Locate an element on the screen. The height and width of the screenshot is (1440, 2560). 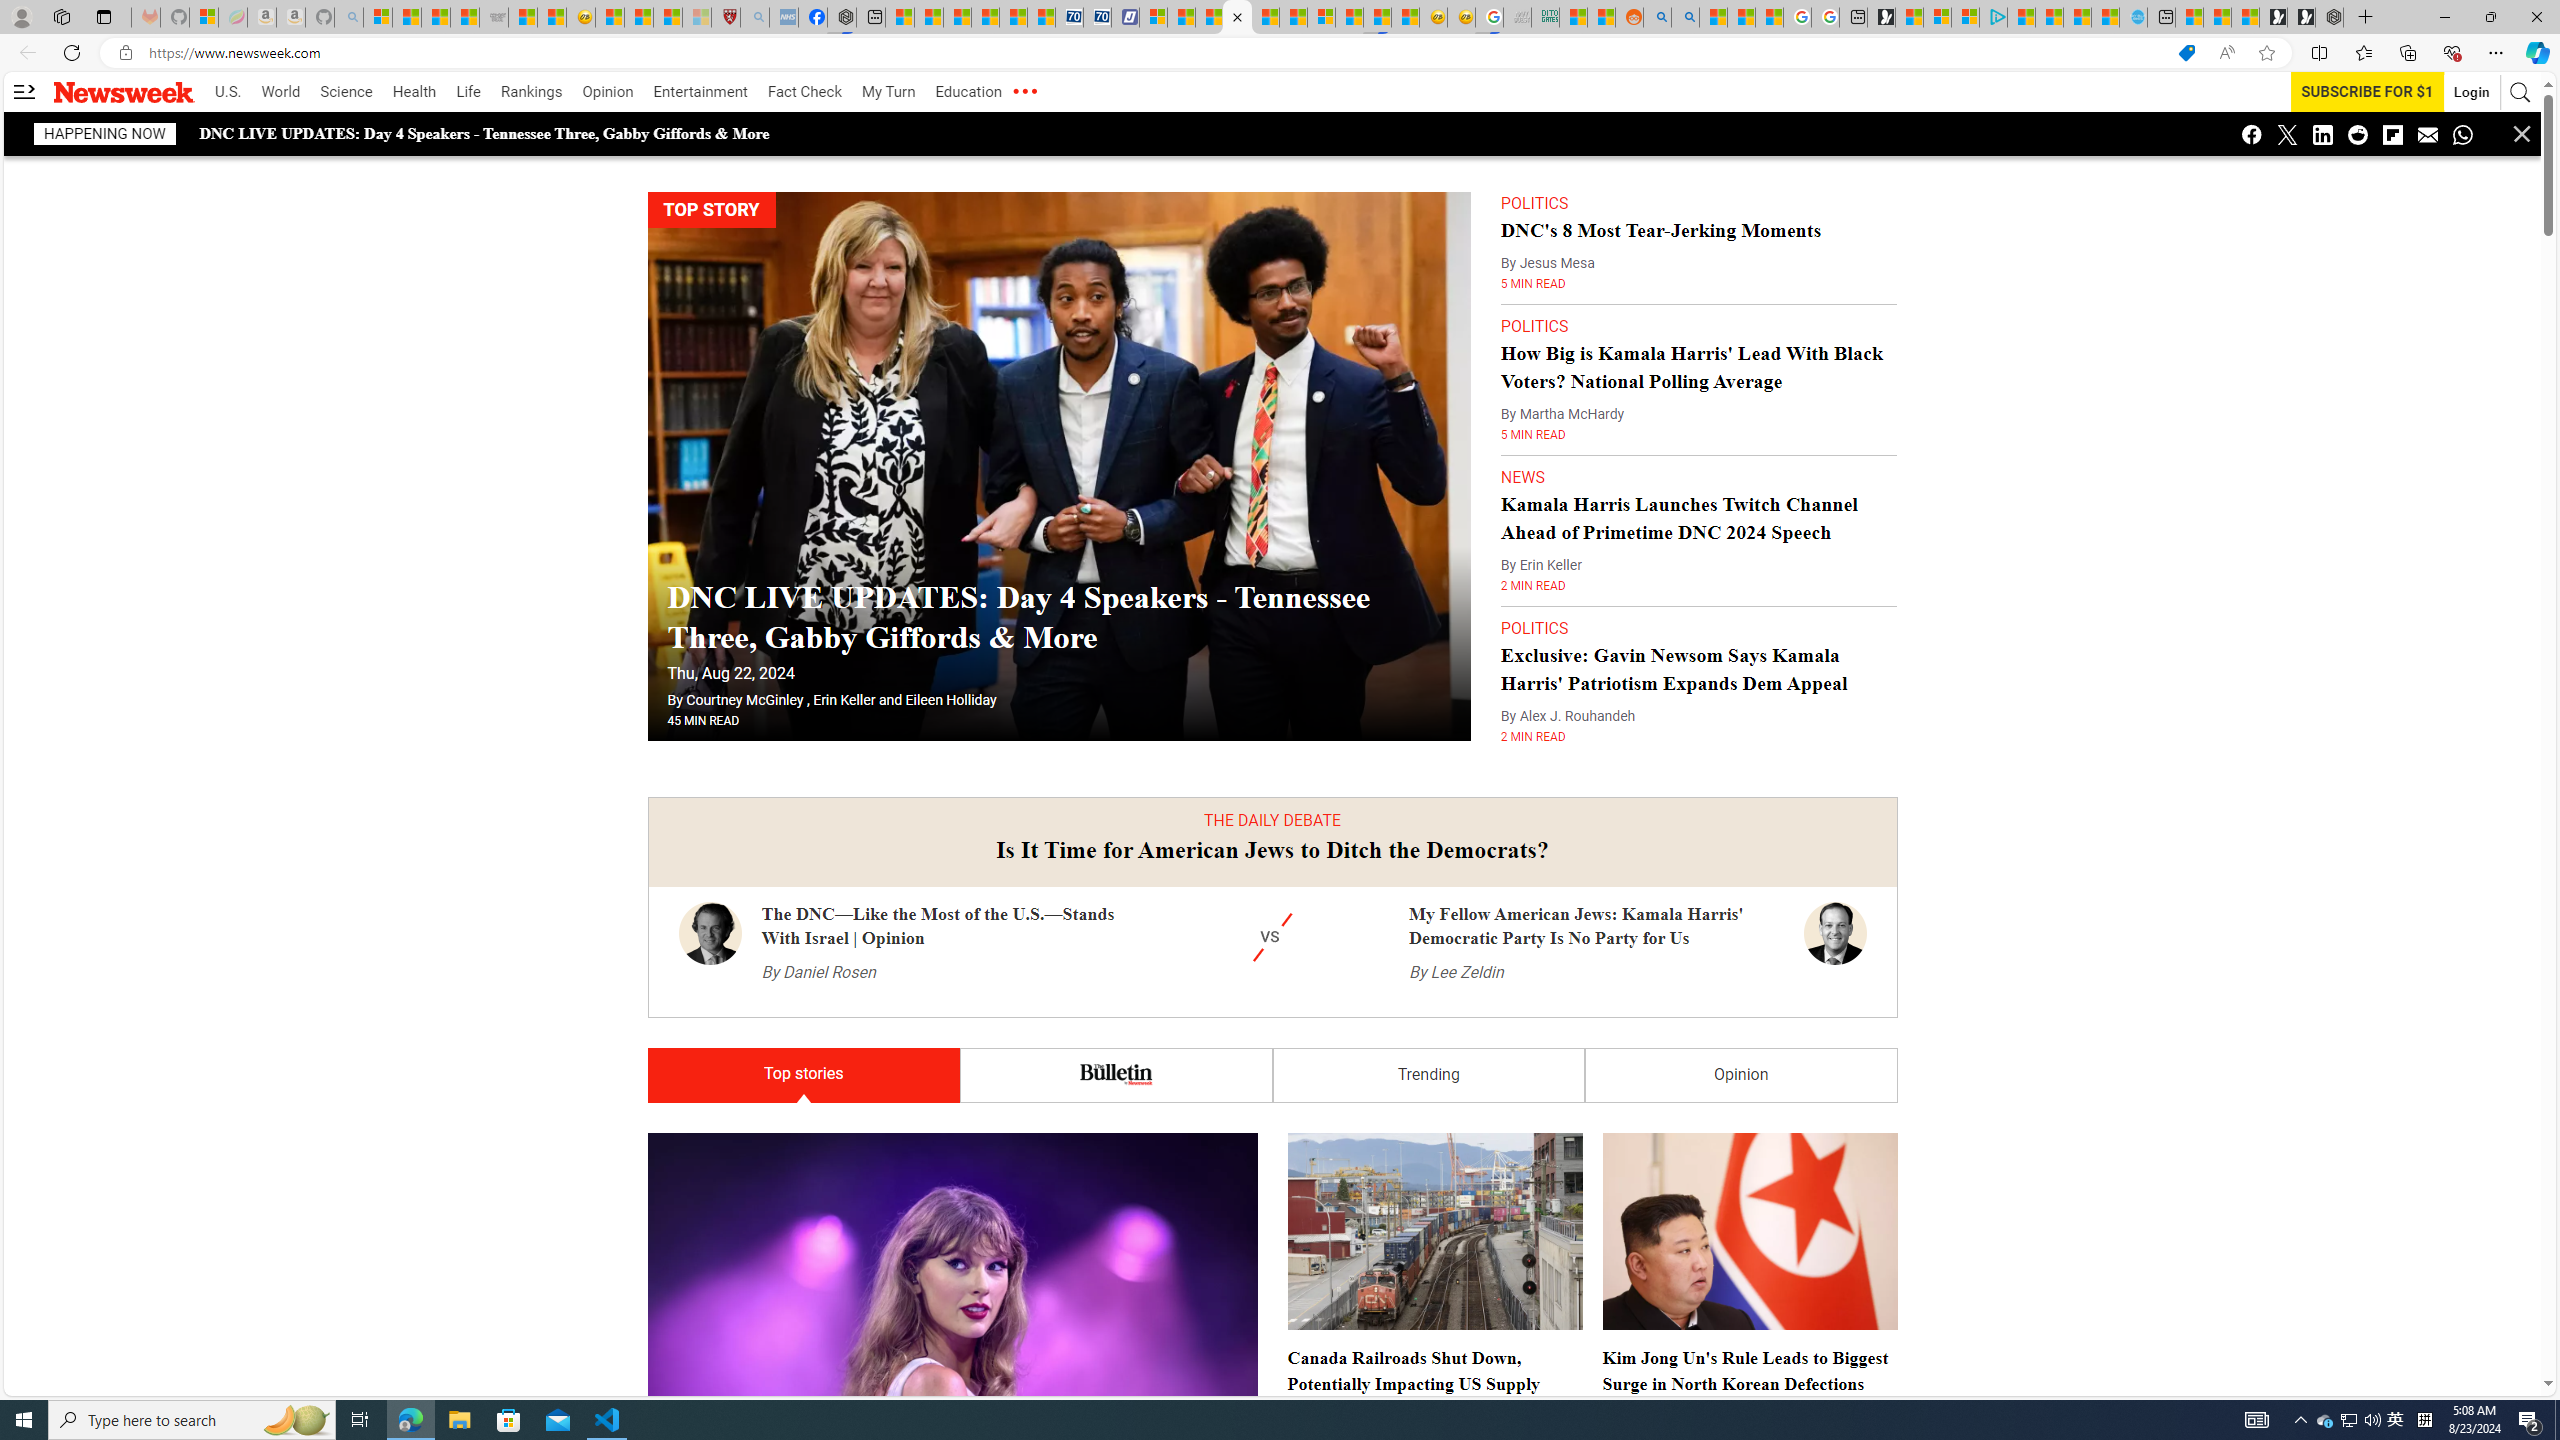
'Class: icon icon-email' is located at coordinates (2427, 133).